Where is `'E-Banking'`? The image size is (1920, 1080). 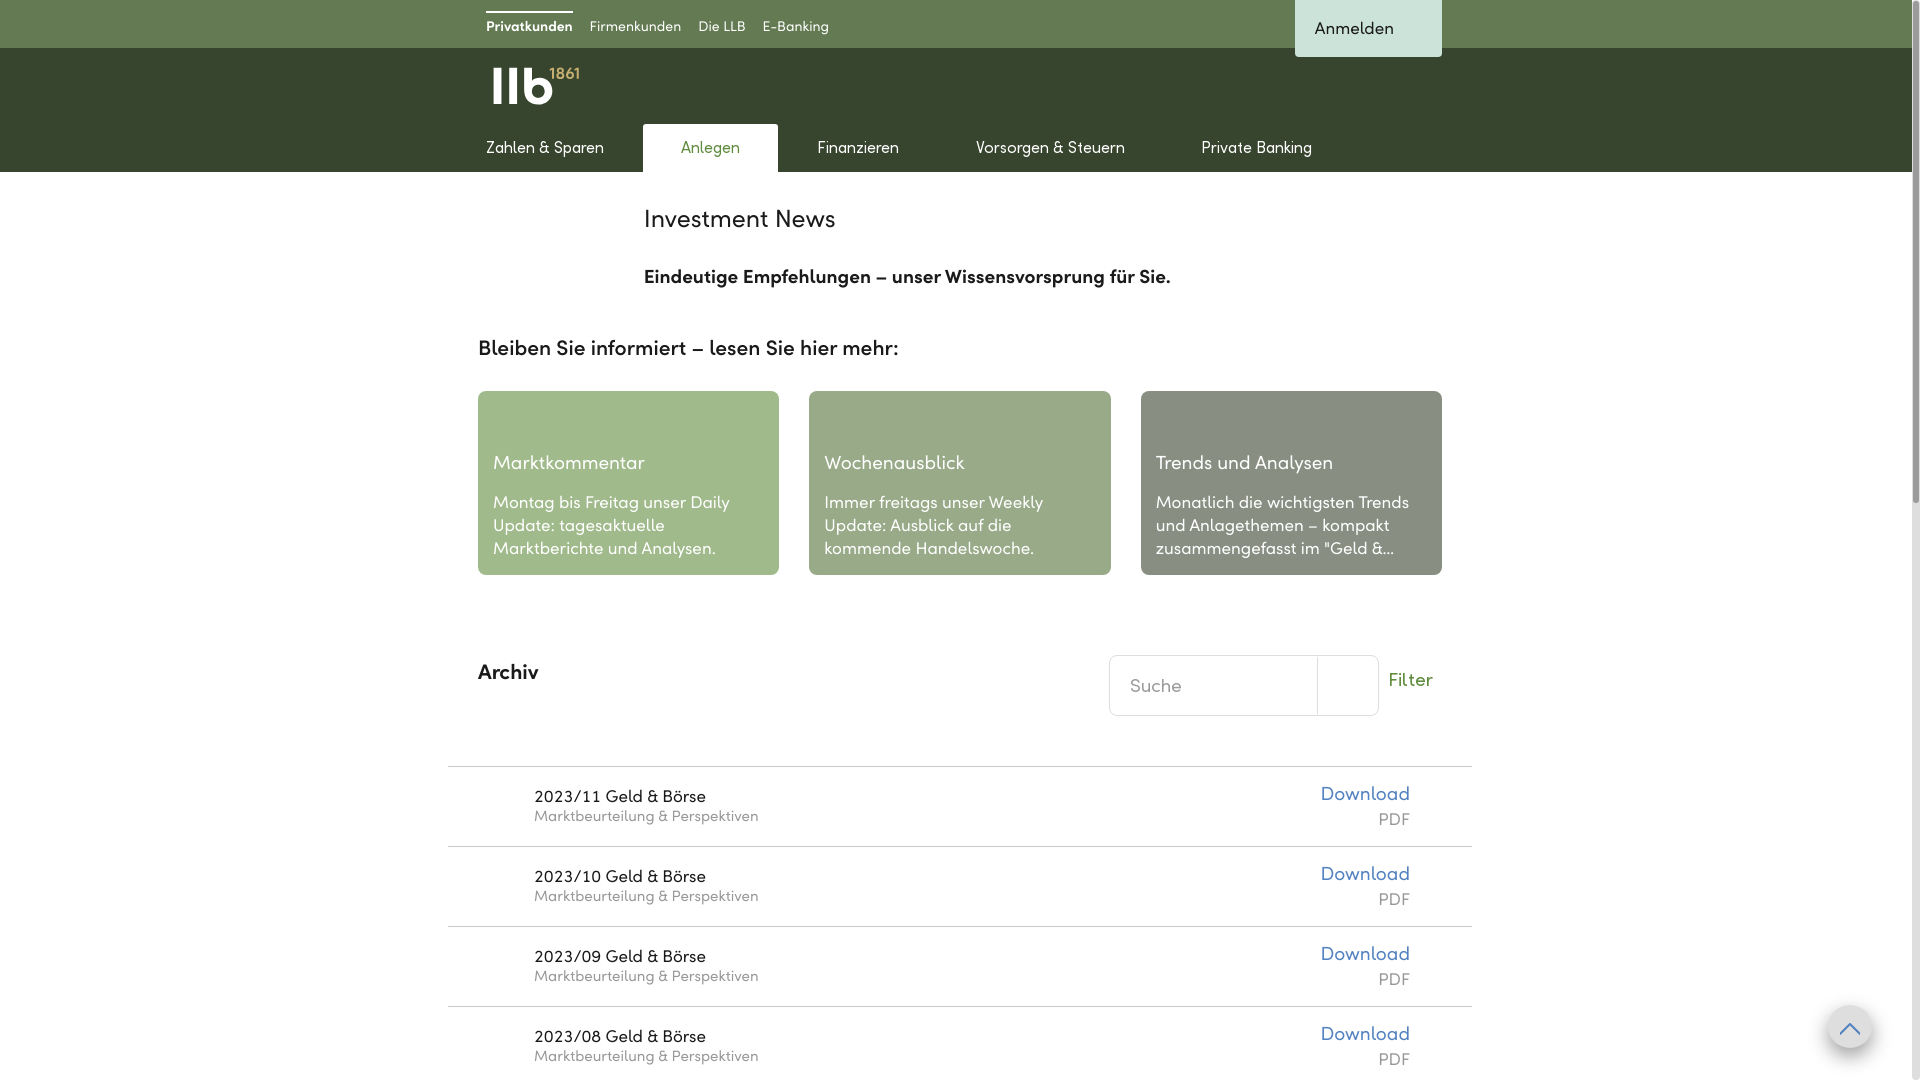
'E-Banking' is located at coordinates (795, 23).